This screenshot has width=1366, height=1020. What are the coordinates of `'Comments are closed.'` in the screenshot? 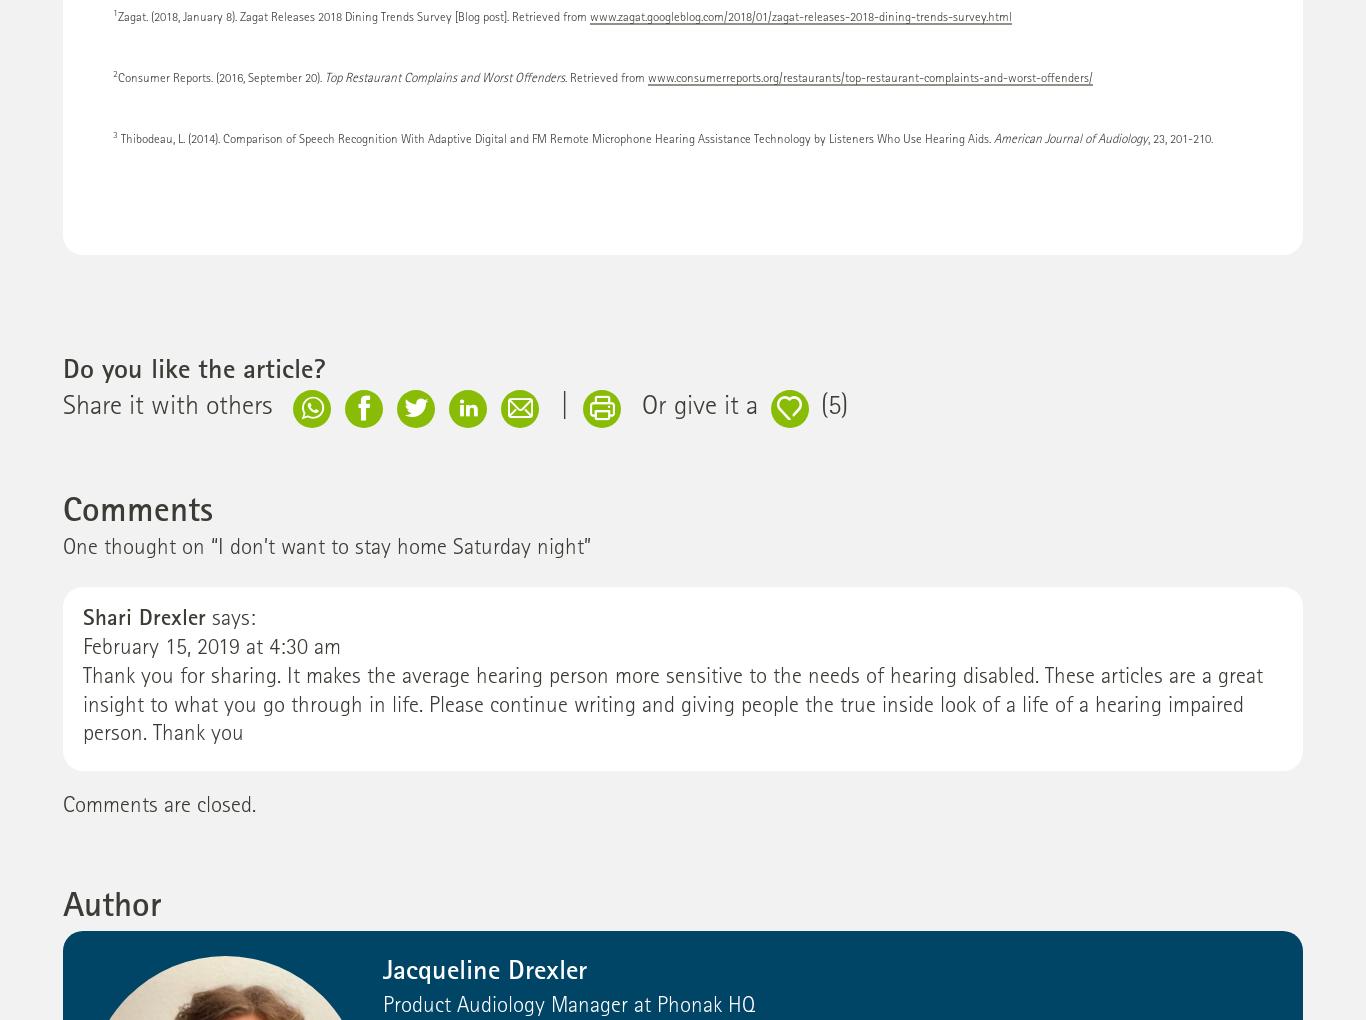 It's located at (158, 806).